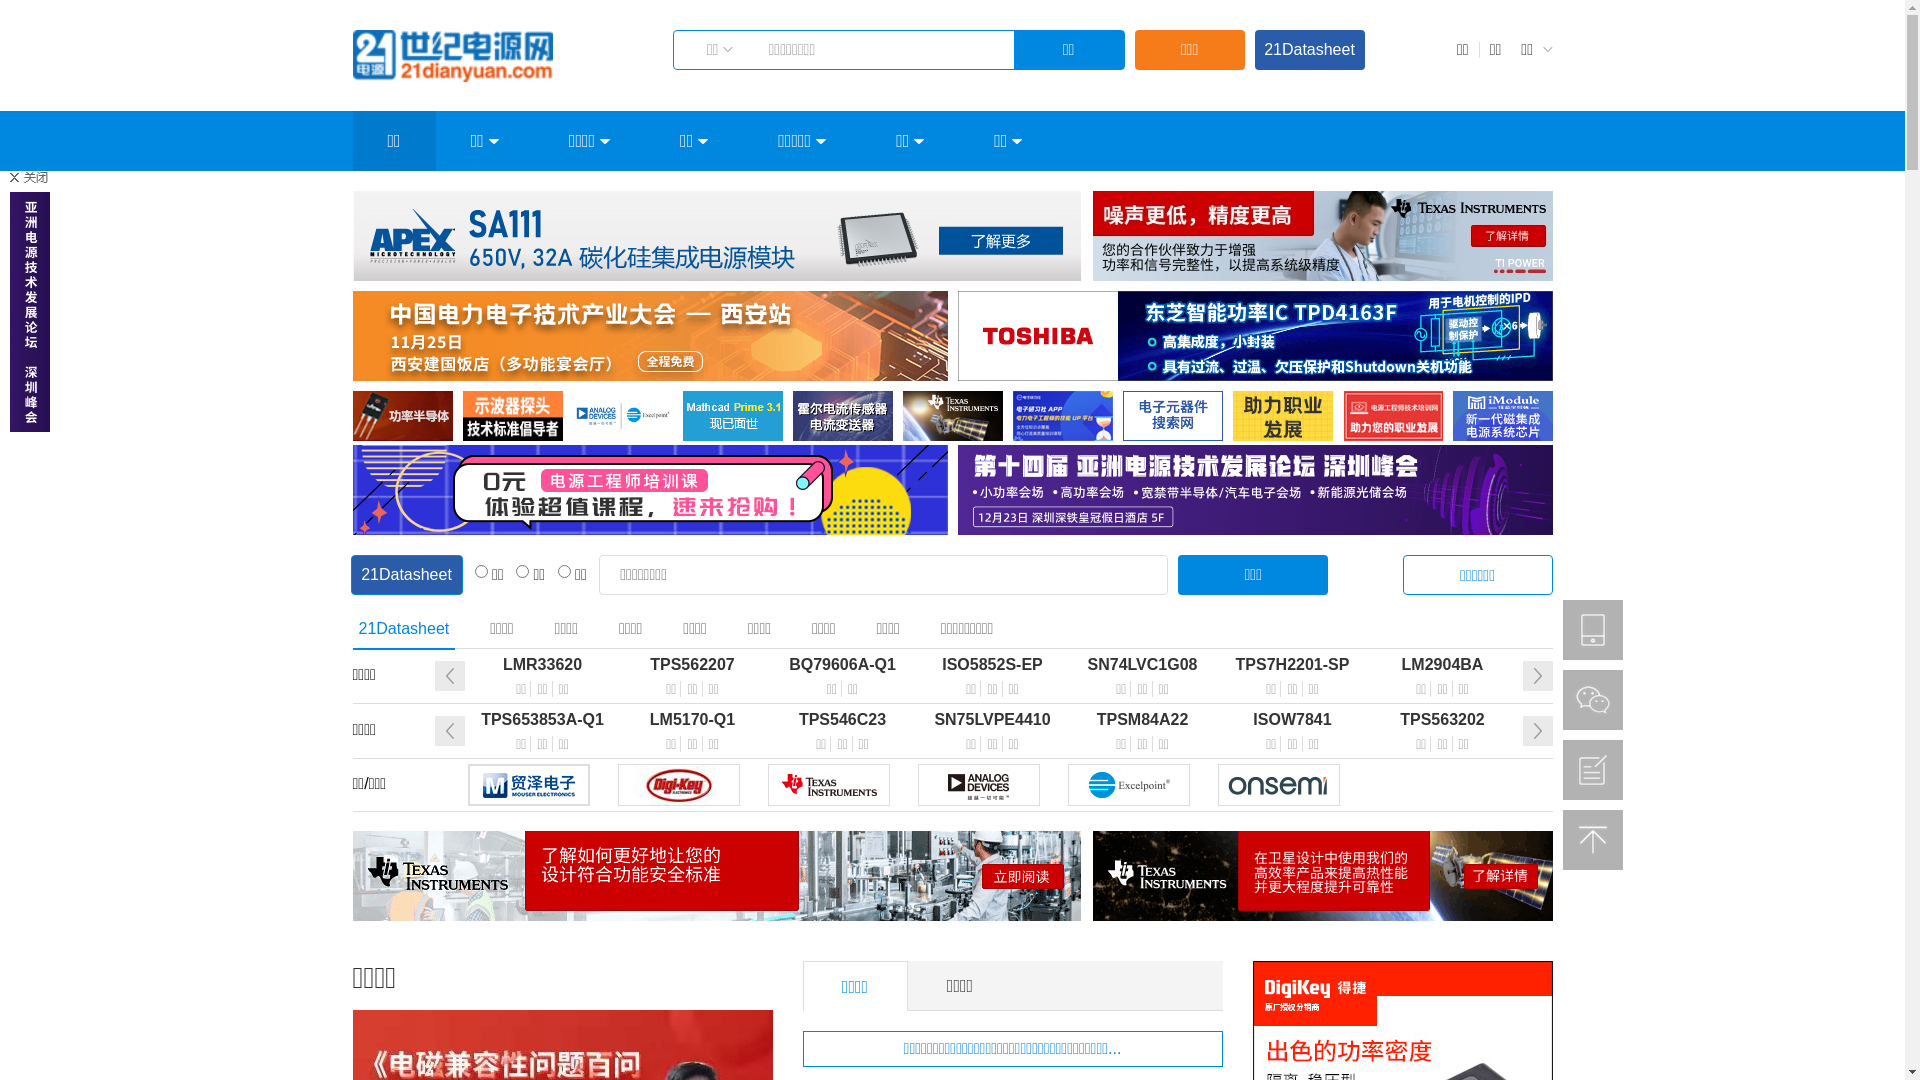  Describe the element at coordinates (916, 784) in the screenshot. I see `'ADI'` at that location.